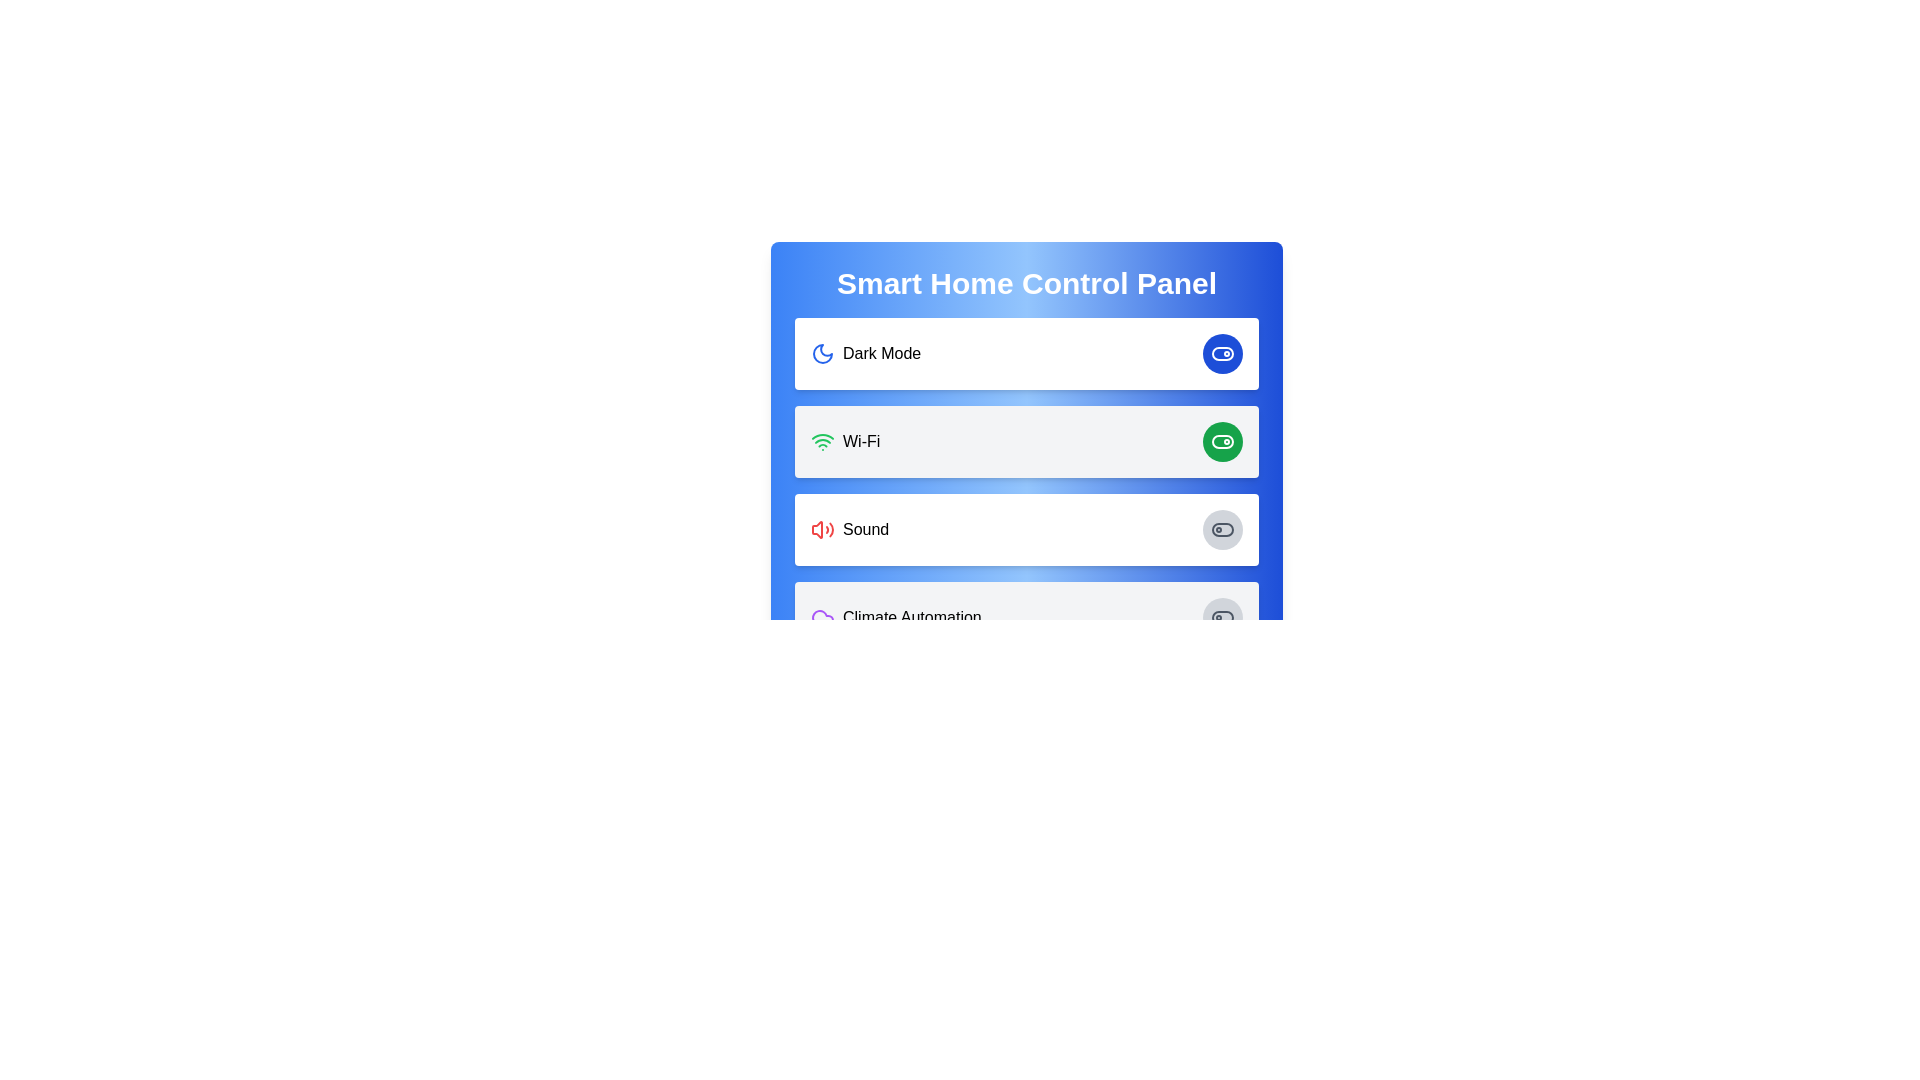 This screenshot has height=1080, width=1920. I want to click on the climate automation icon located to the left of the text 'Climate Automation' in the fourth row of the Smart Home Control Panel, so click(822, 616).